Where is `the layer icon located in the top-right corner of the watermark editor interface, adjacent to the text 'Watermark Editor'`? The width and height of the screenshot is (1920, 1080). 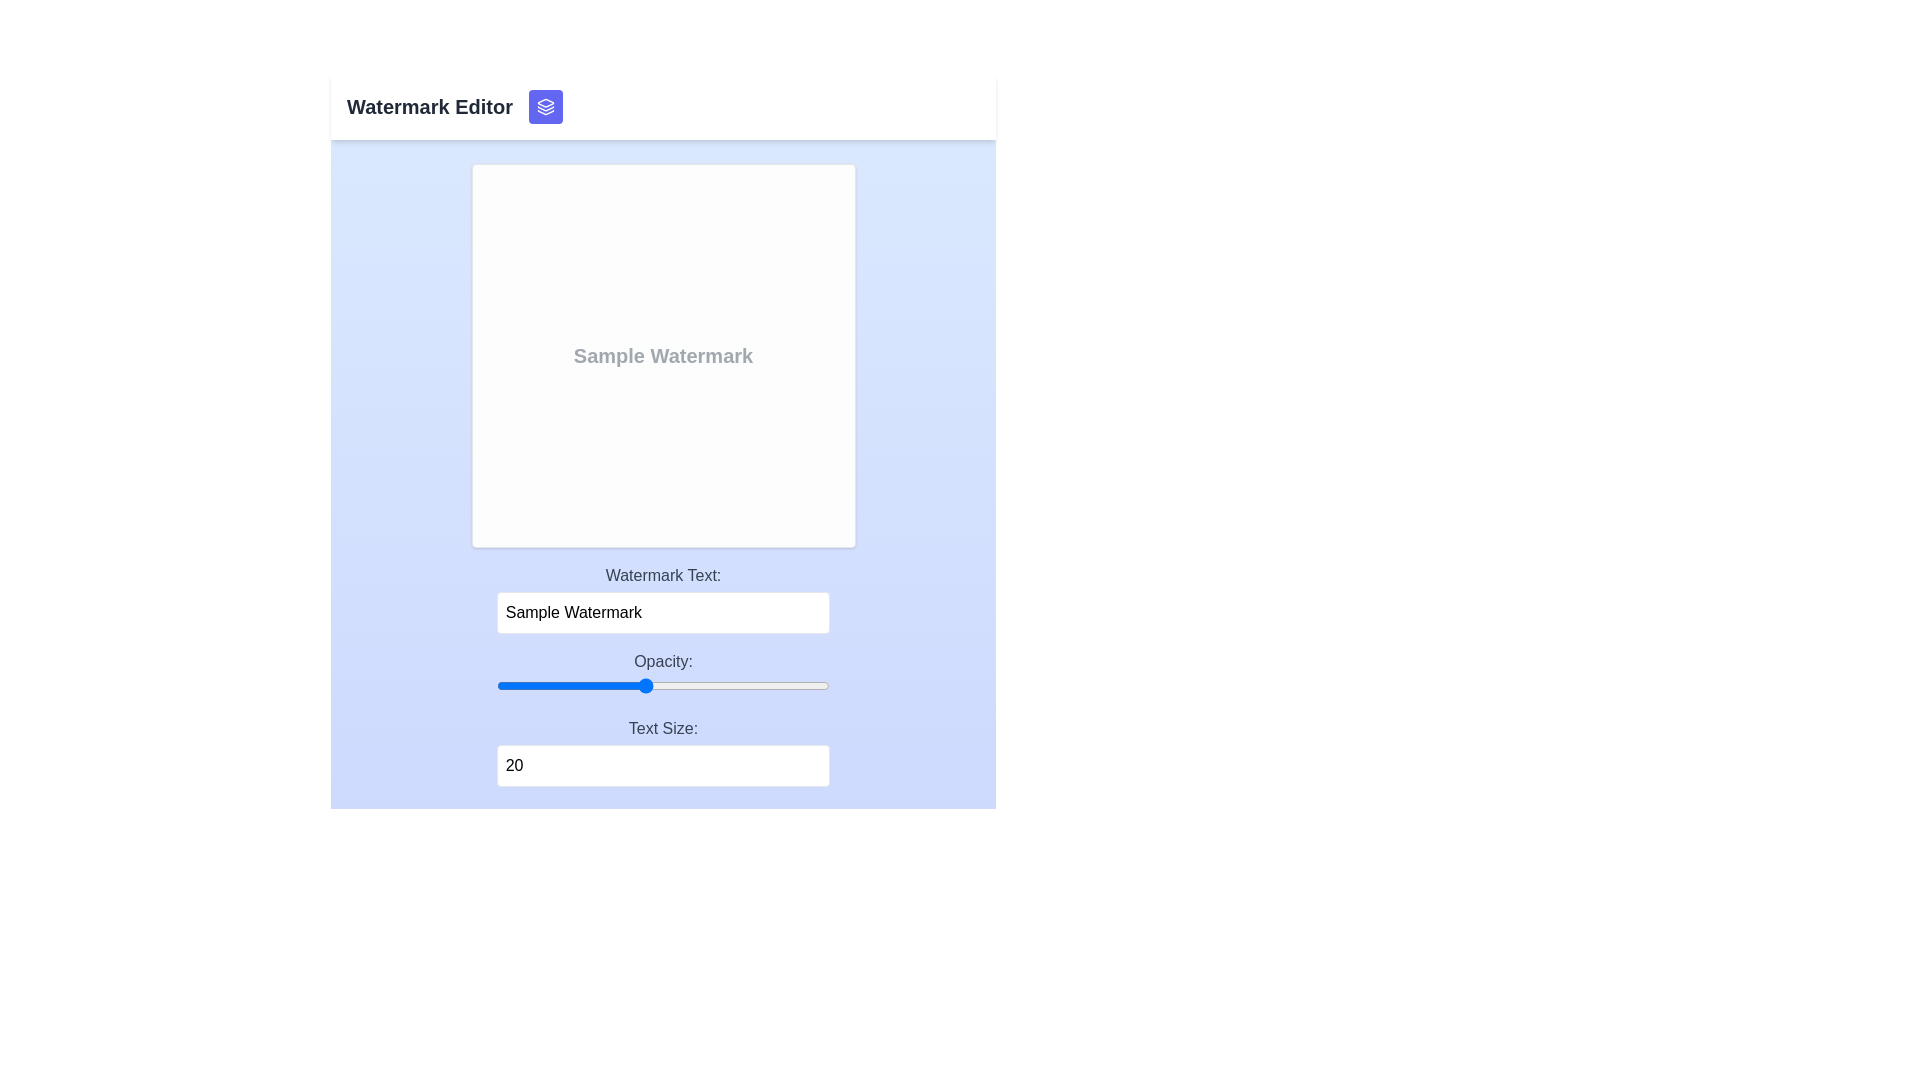 the layer icon located in the top-right corner of the watermark editor interface, adjacent to the text 'Watermark Editor' is located at coordinates (546, 107).